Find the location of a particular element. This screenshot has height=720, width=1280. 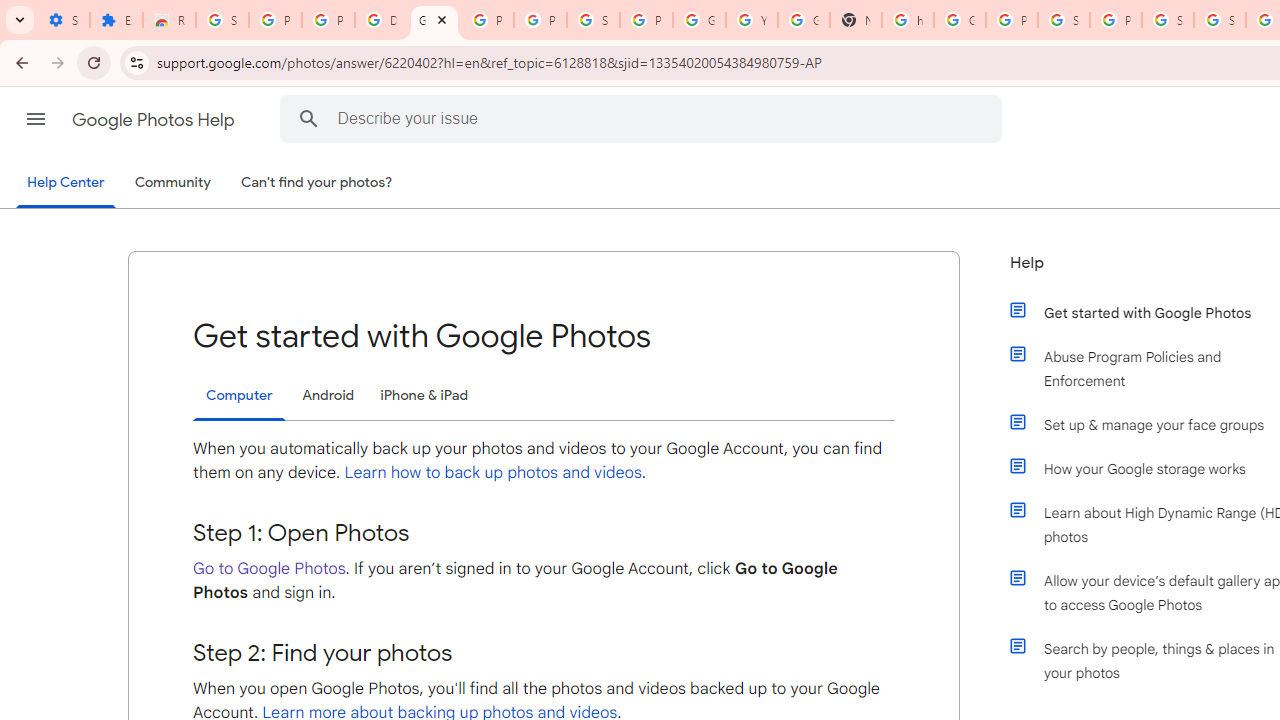

'Google Photos Help' is located at coordinates (154, 119).